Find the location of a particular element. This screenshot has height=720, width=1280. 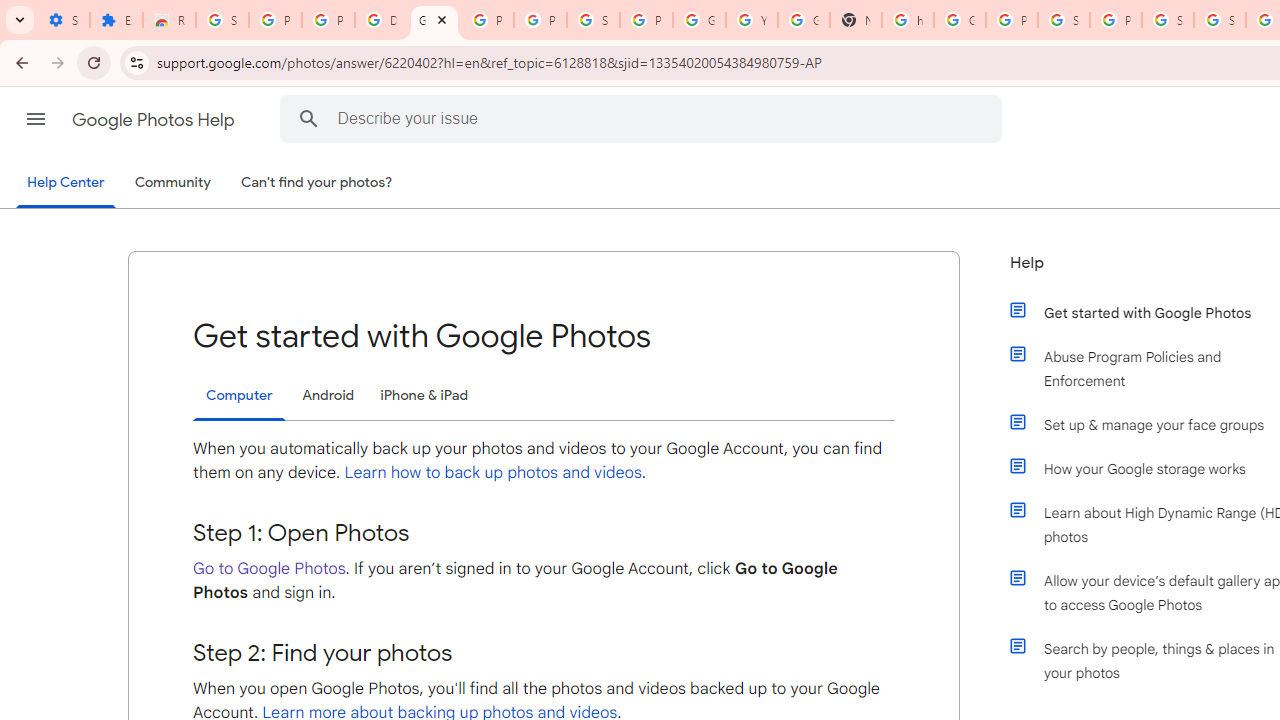

'Google Photos Help' is located at coordinates (154, 119).